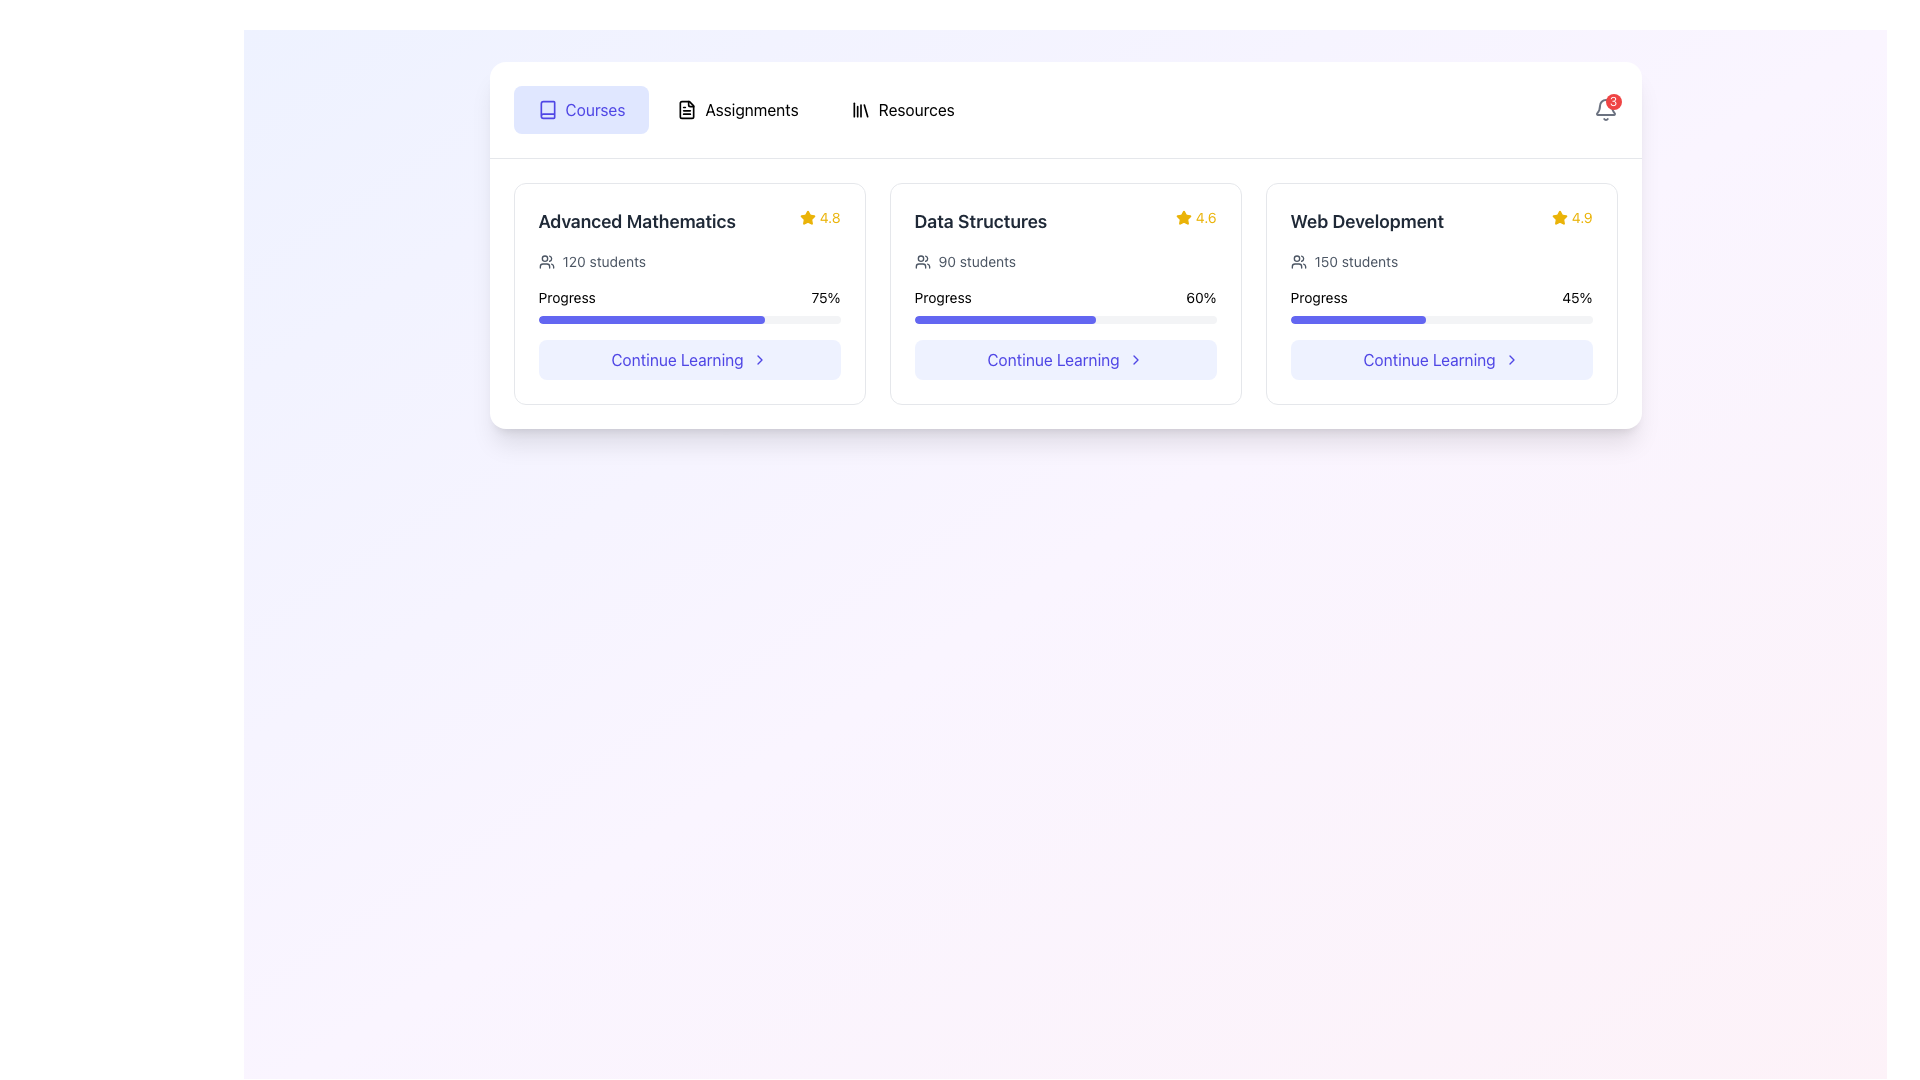 This screenshot has width=1920, height=1080. Describe the element at coordinates (651, 319) in the screenshot. I see `the indigo colored progress bar segment representing 75% progress within the progress bar below the 'Advanced Mathematics' card` at that location.